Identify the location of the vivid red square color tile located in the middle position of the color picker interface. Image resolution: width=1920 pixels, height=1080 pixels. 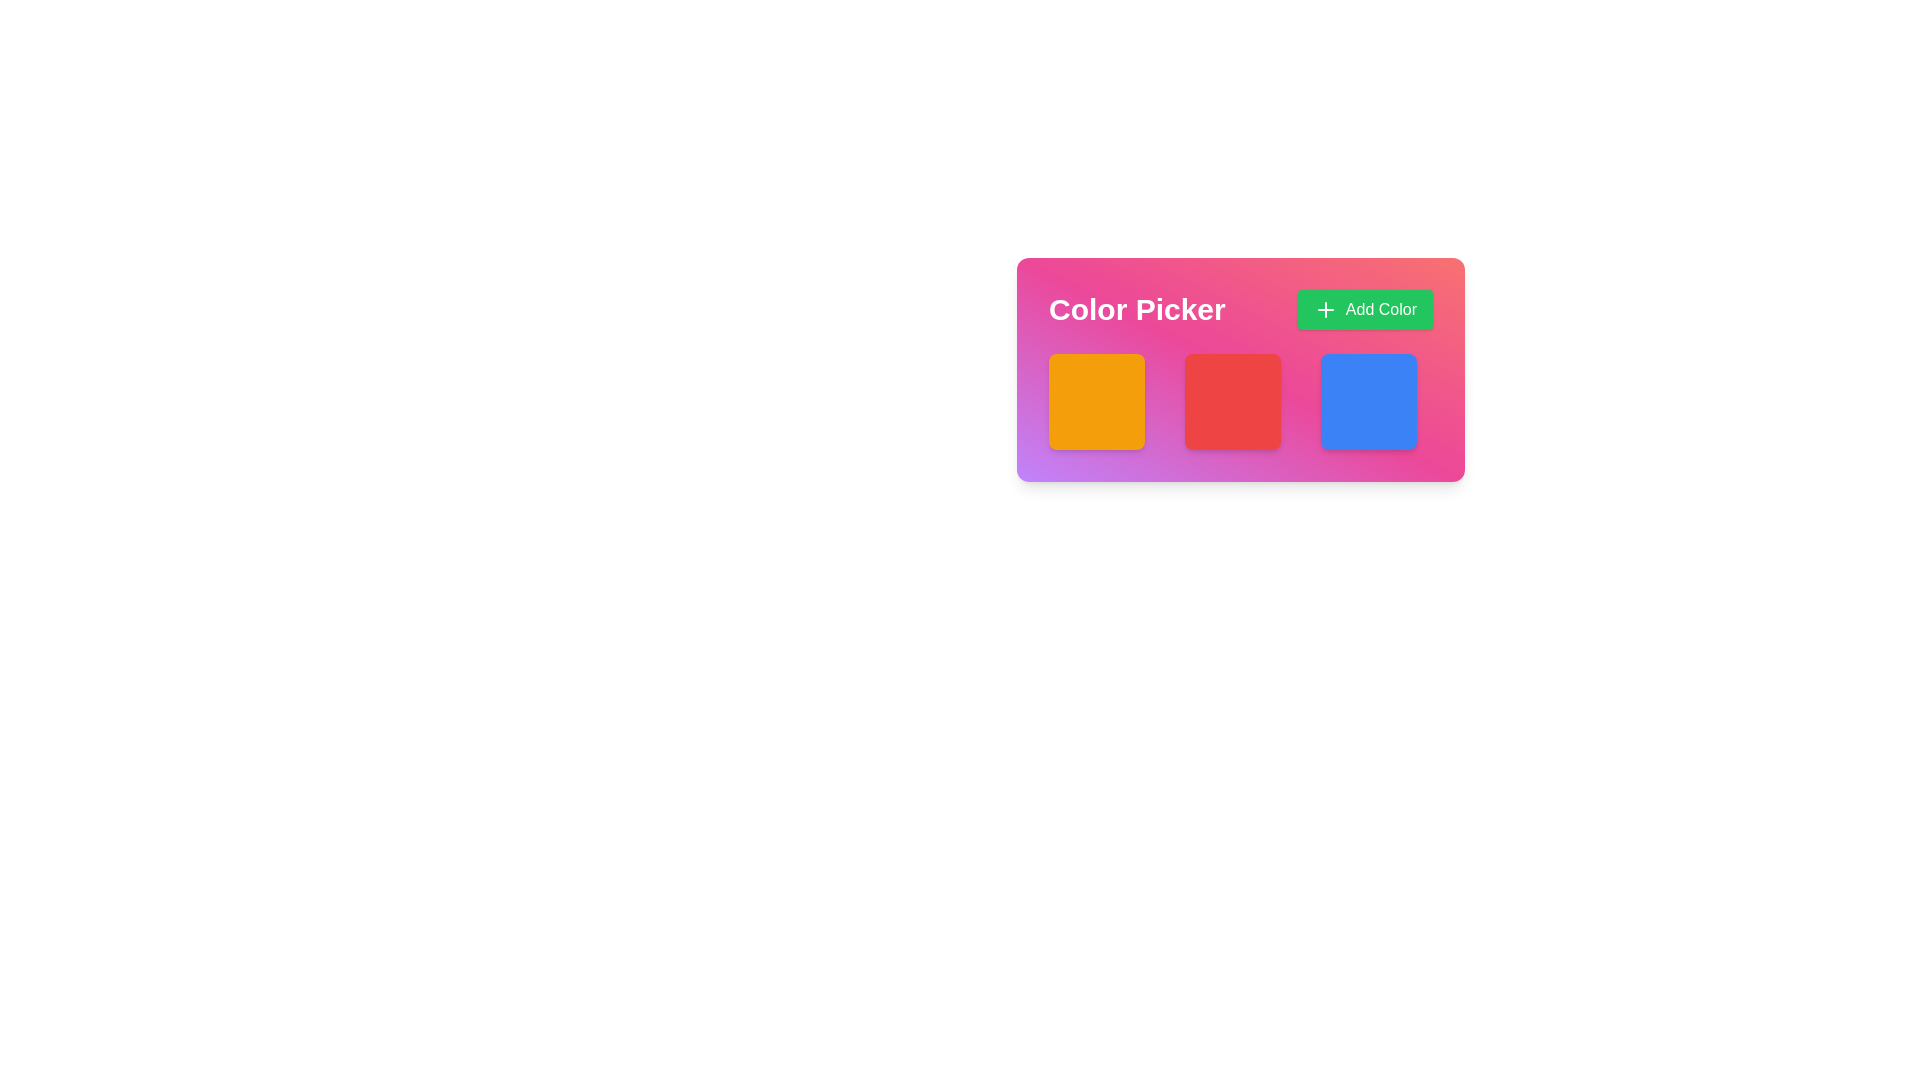
(1240, 370).